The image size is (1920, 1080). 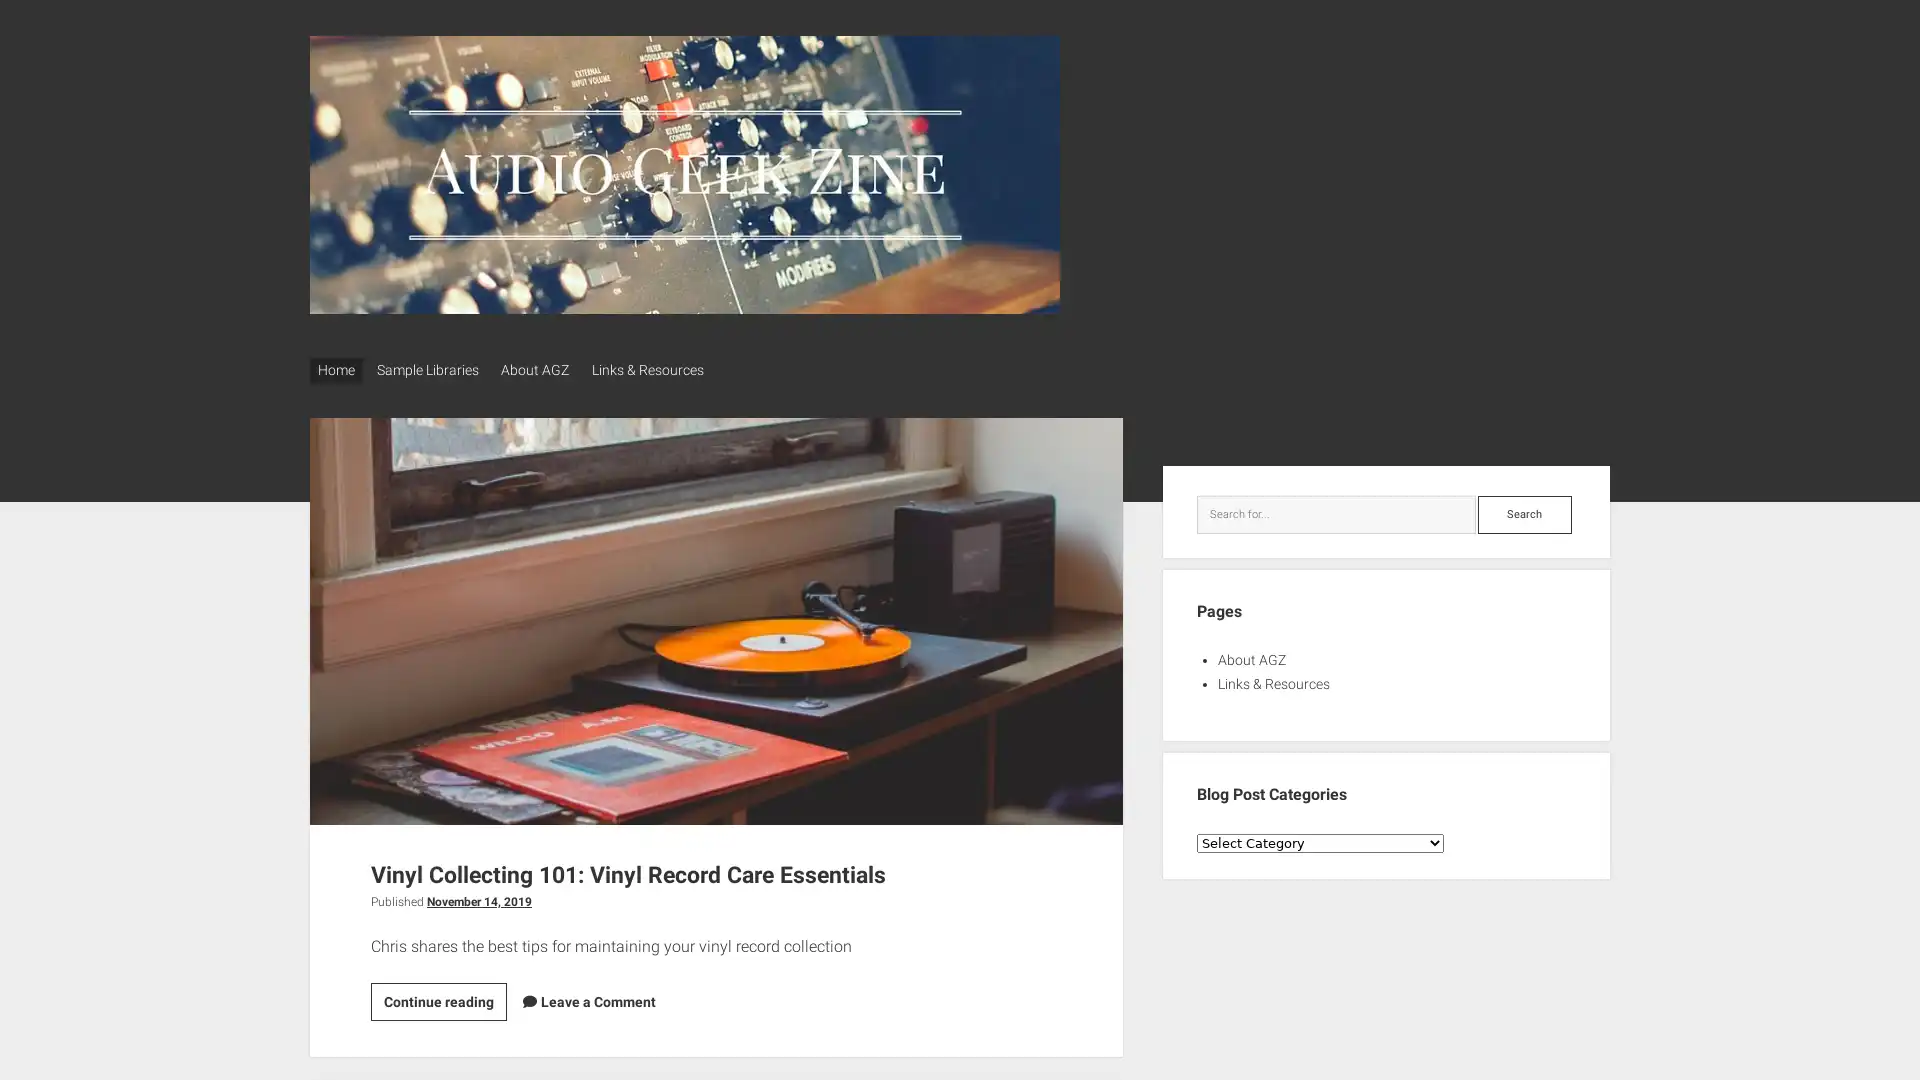 What do you see at coordinates (1523, 508) in the screenshot?
I see `Search` at bounding box center [1523, 508].